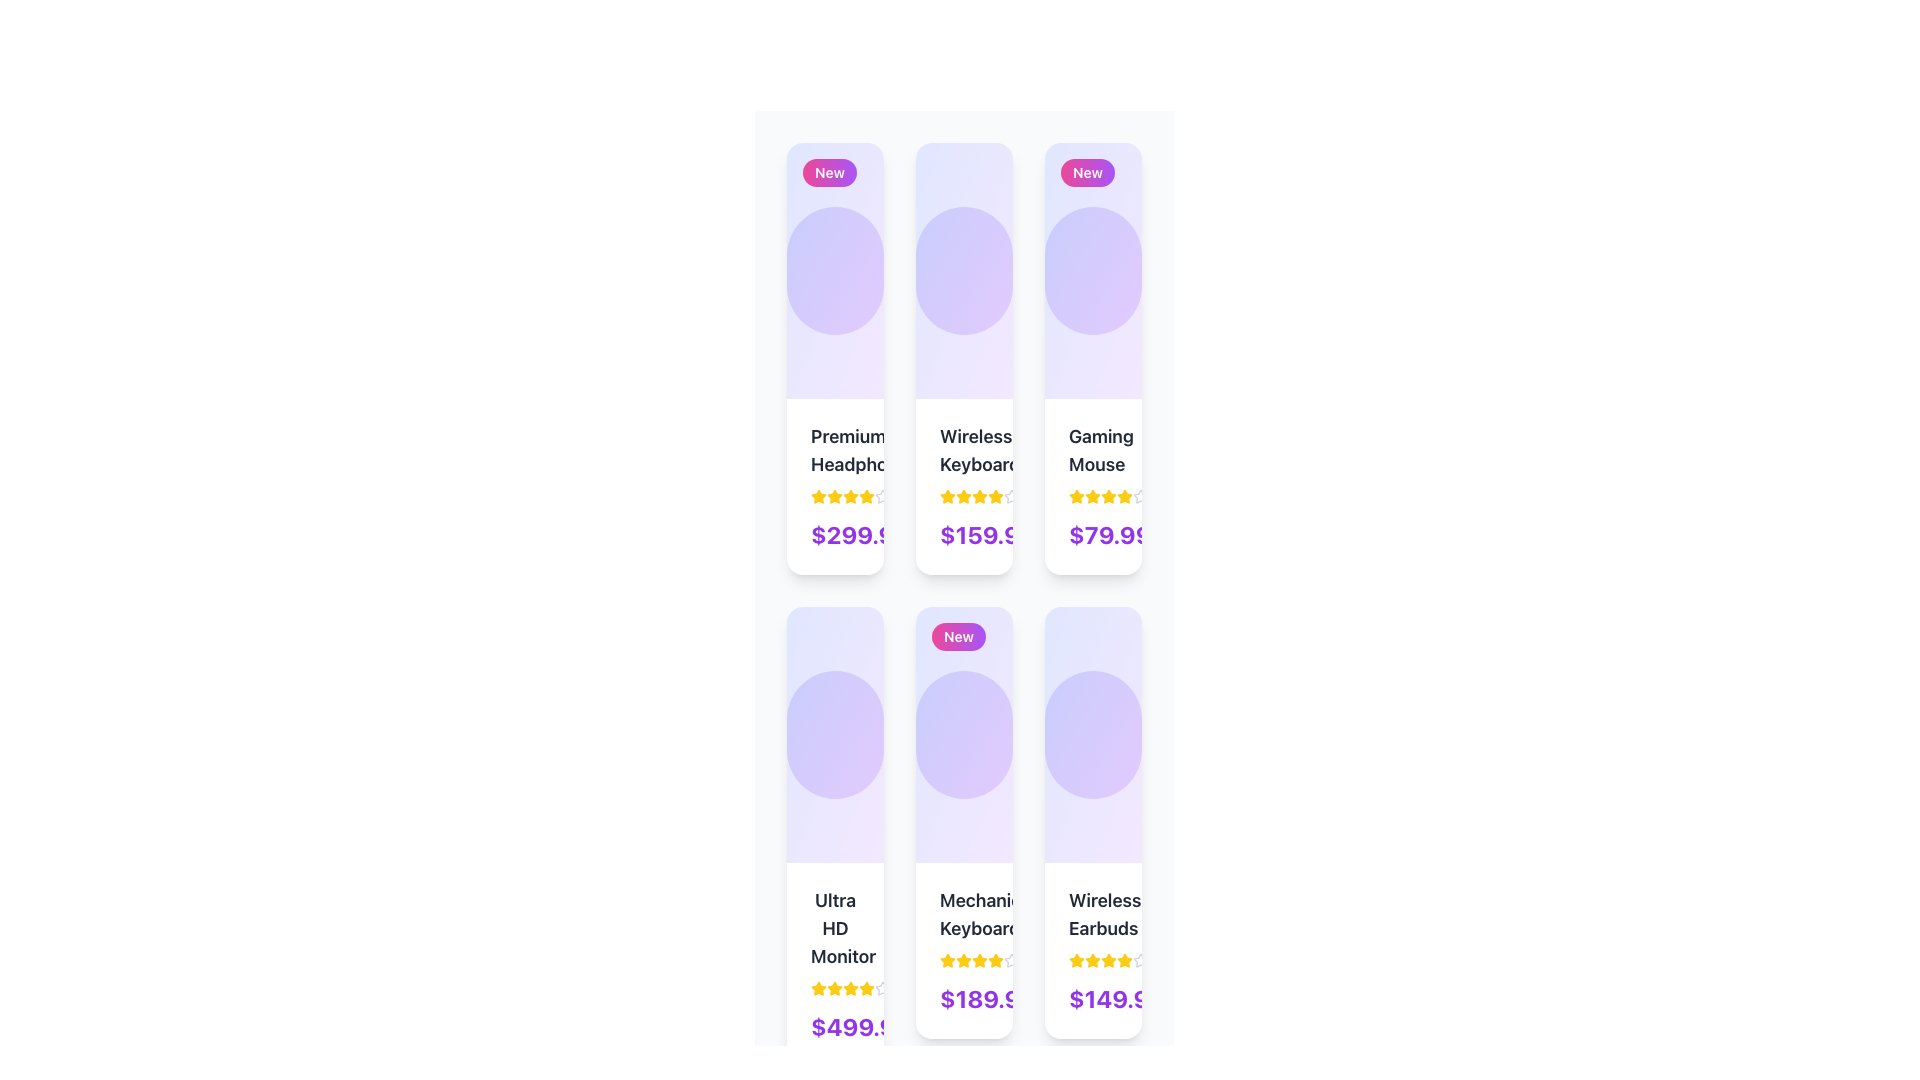 This screenshot has height=1080, width=1920. Describe the element at coordinates (964, 950) in the screenshot. I see `the ratings and price information from the product description block` at that location.